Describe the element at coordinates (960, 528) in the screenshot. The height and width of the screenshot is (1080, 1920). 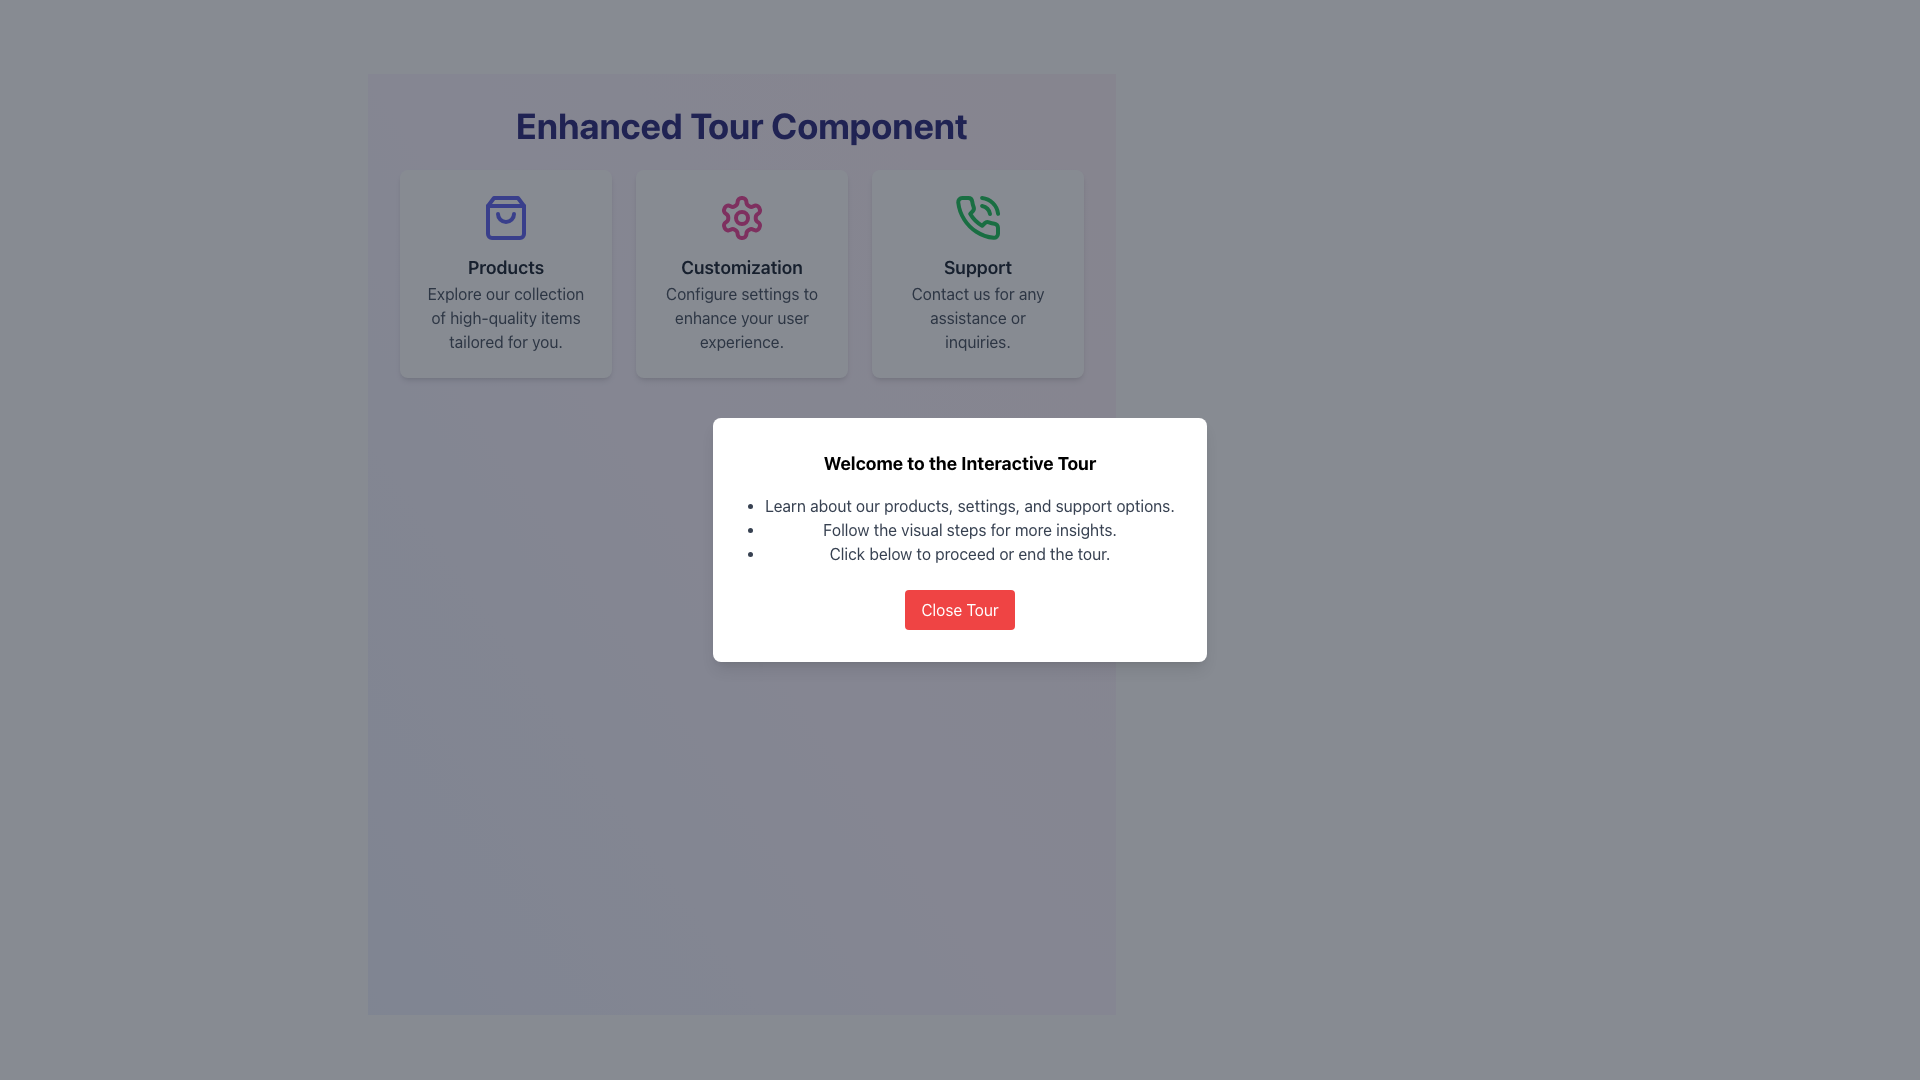
I see `the bulleted list containing the items: 'Learn about our products, settings, and support options.', 'Follow the visual steps for more insights.', and 'Click below to proceed or end the tour.'` at that location.